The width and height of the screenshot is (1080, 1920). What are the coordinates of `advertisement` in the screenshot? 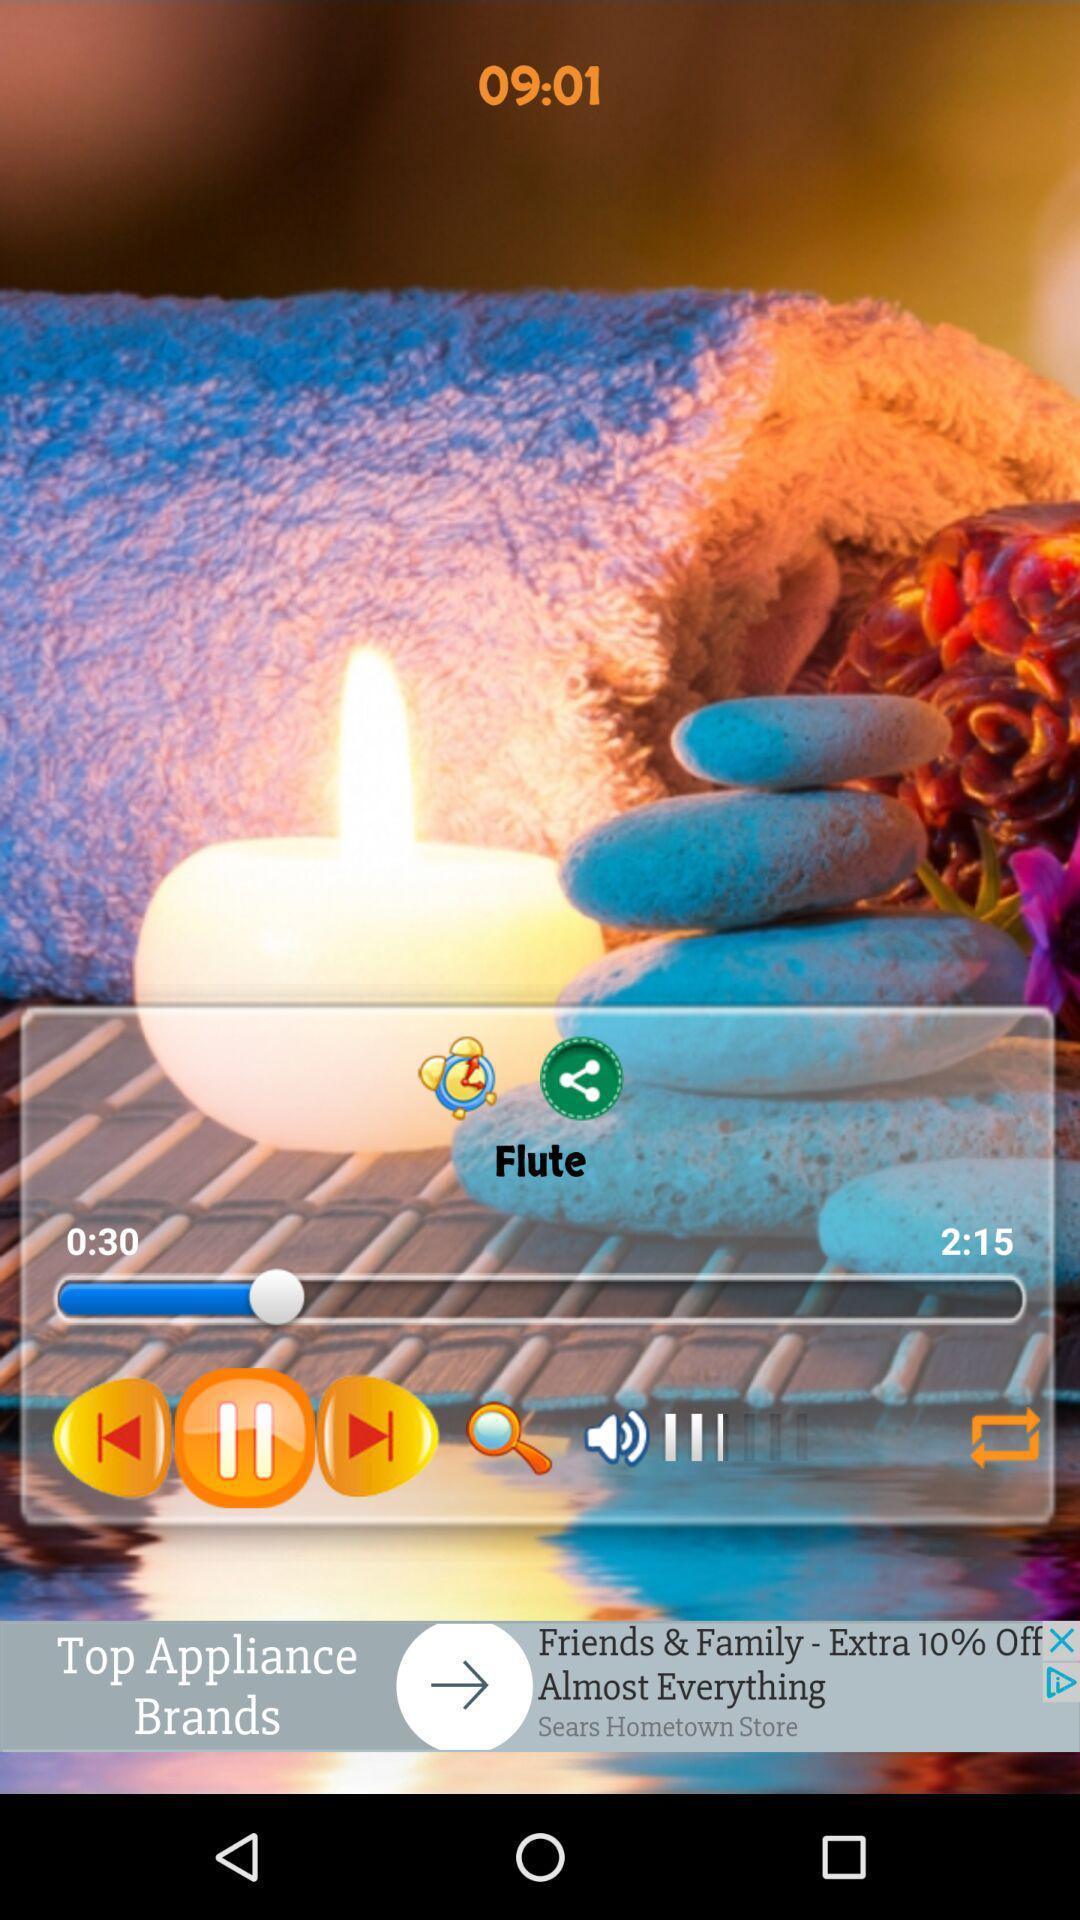 It's located at (540, 1685).